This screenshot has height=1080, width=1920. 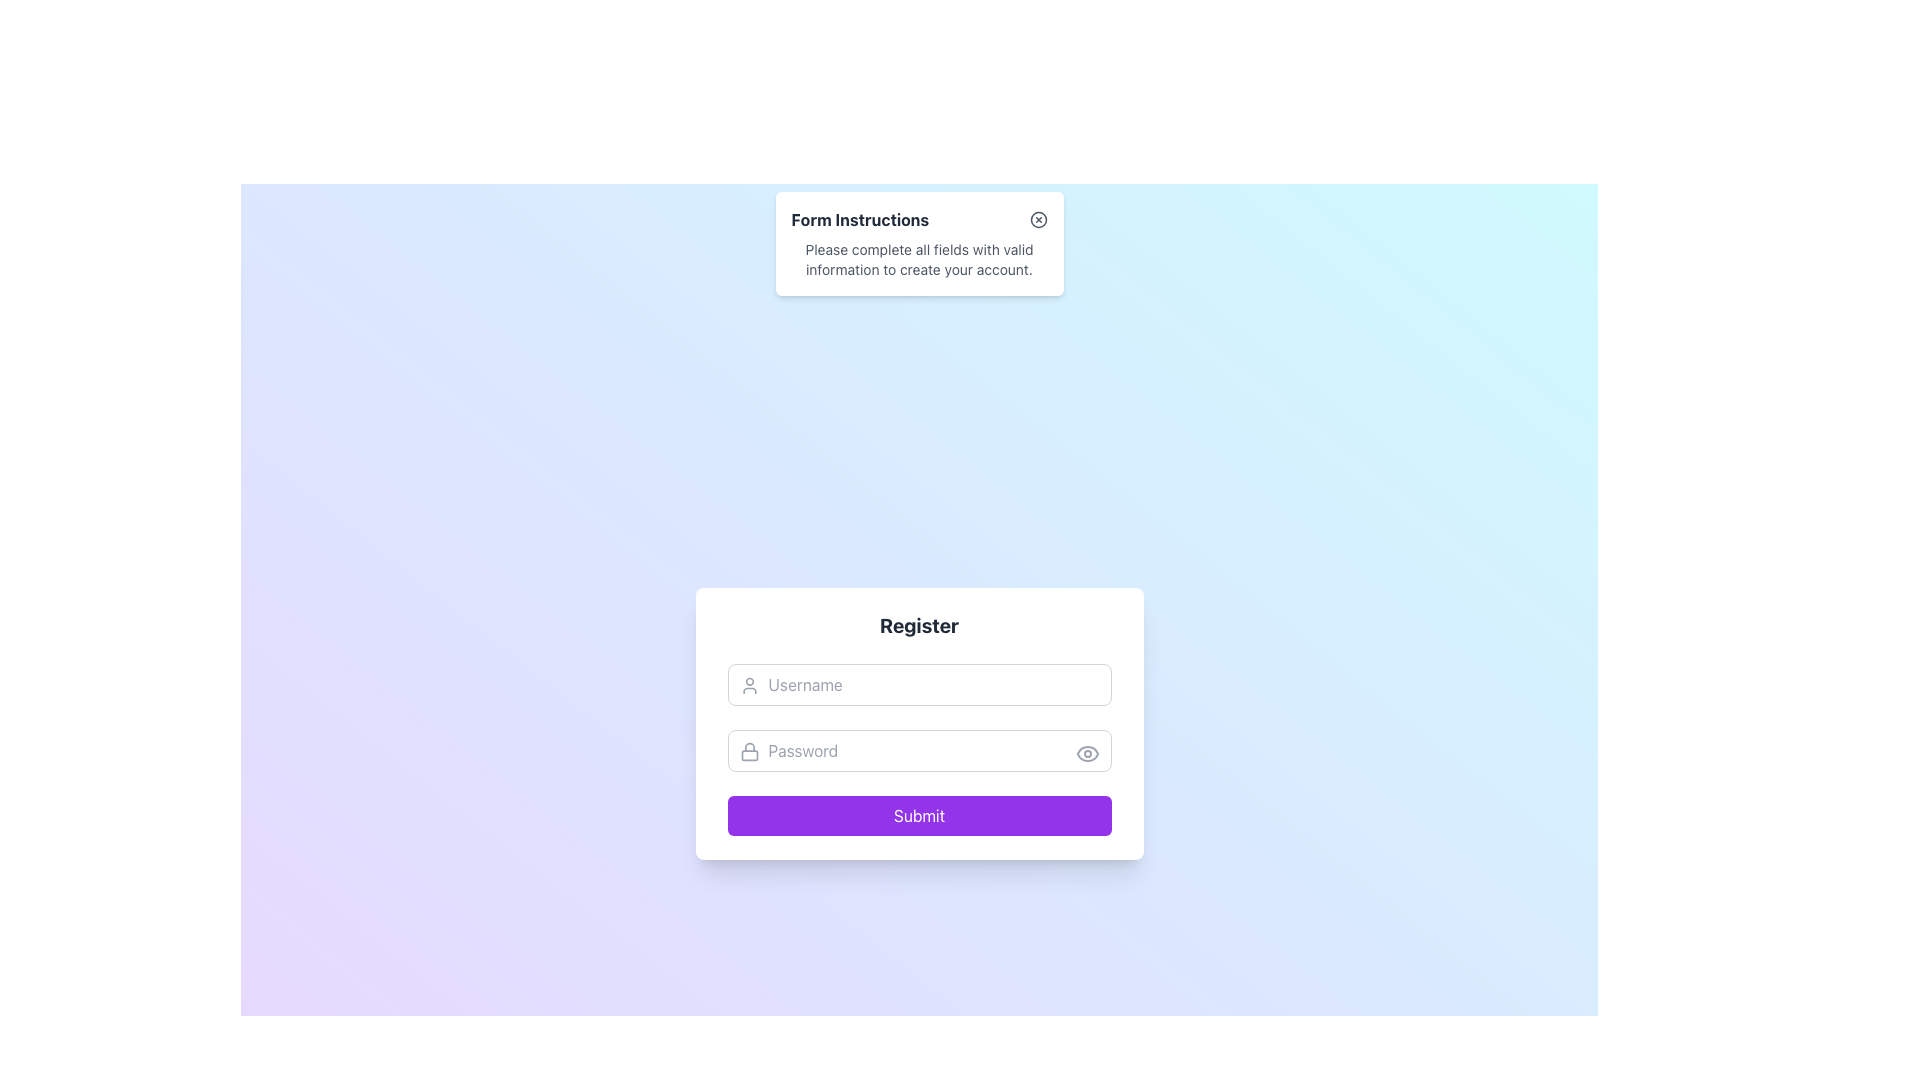 What do you see at coordinates (1038, 219) in the screenshot?
I see `the dismiss button located to the right of the 'Form Instructions' text` at bounding box center [1038, 219].